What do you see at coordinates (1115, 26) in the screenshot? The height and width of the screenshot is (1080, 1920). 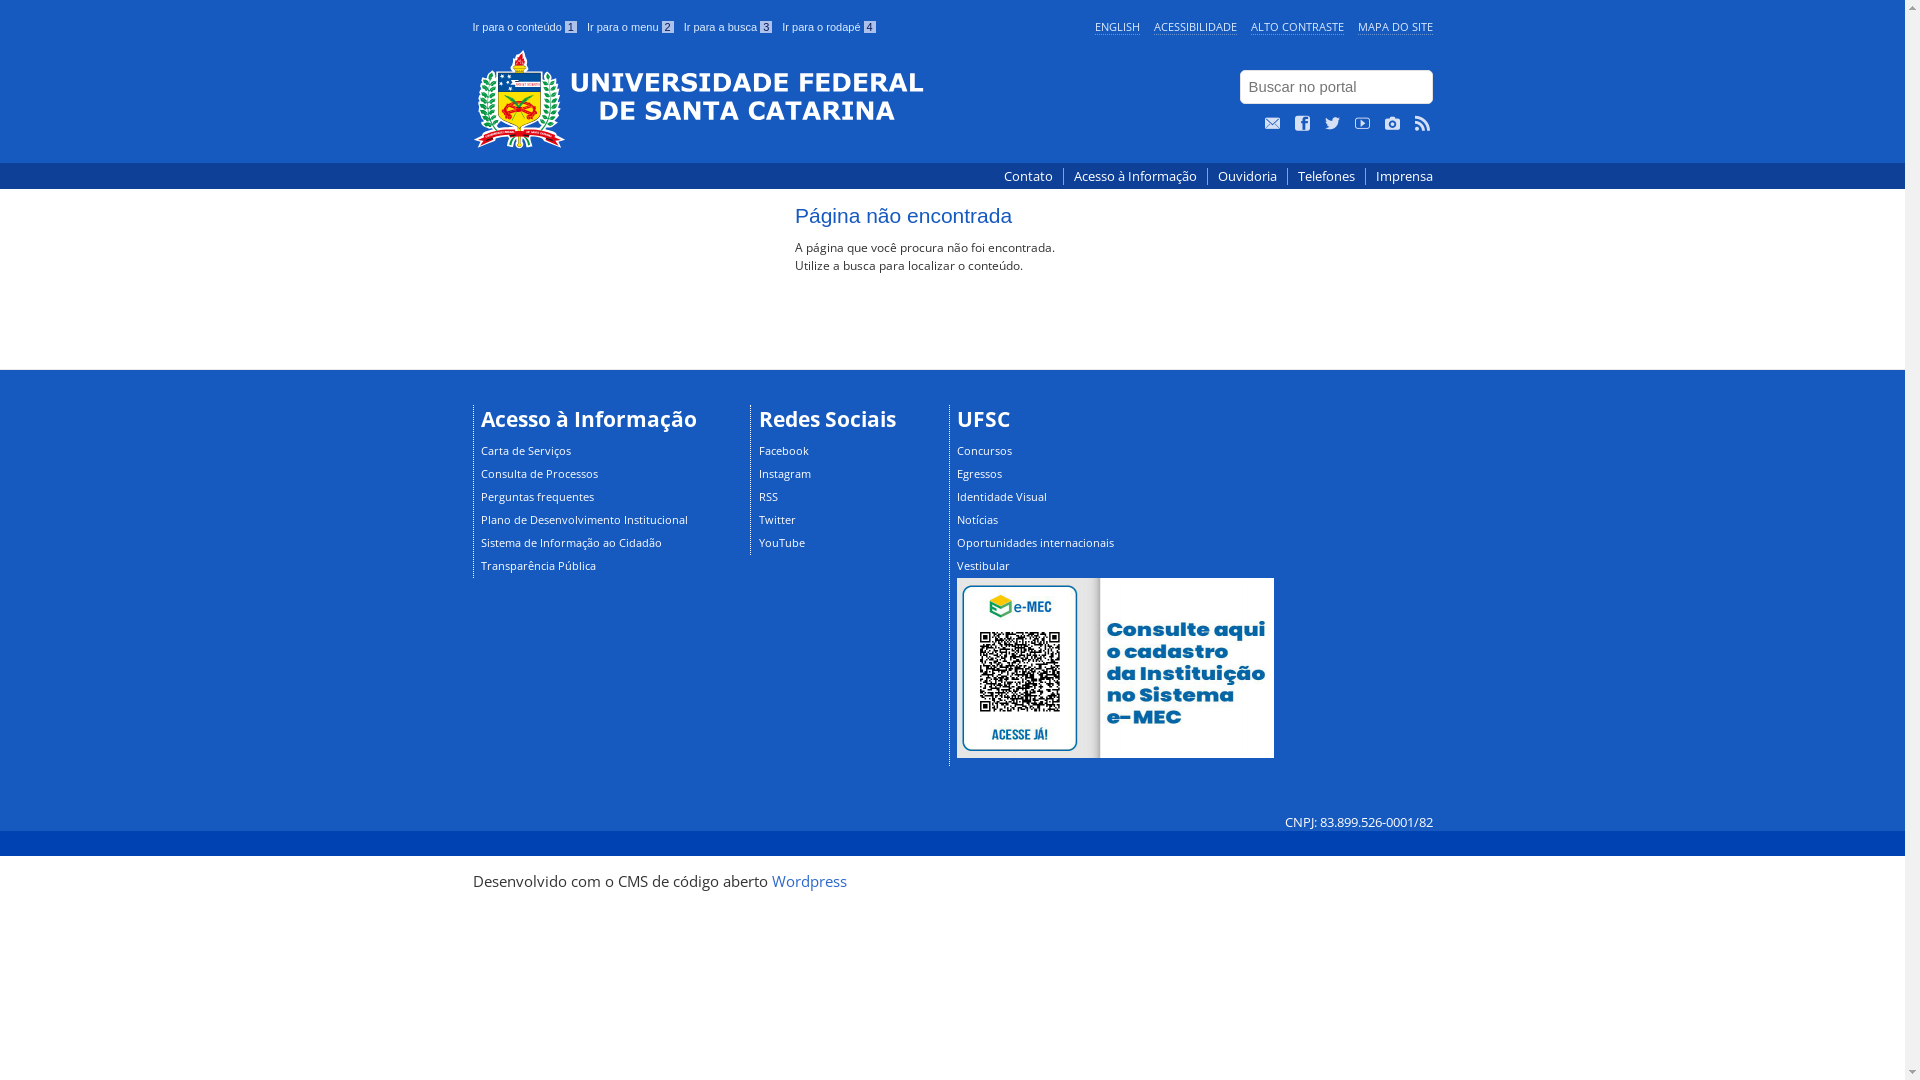 I see `'ENGLISH'` at bounding box center [1115, 26].